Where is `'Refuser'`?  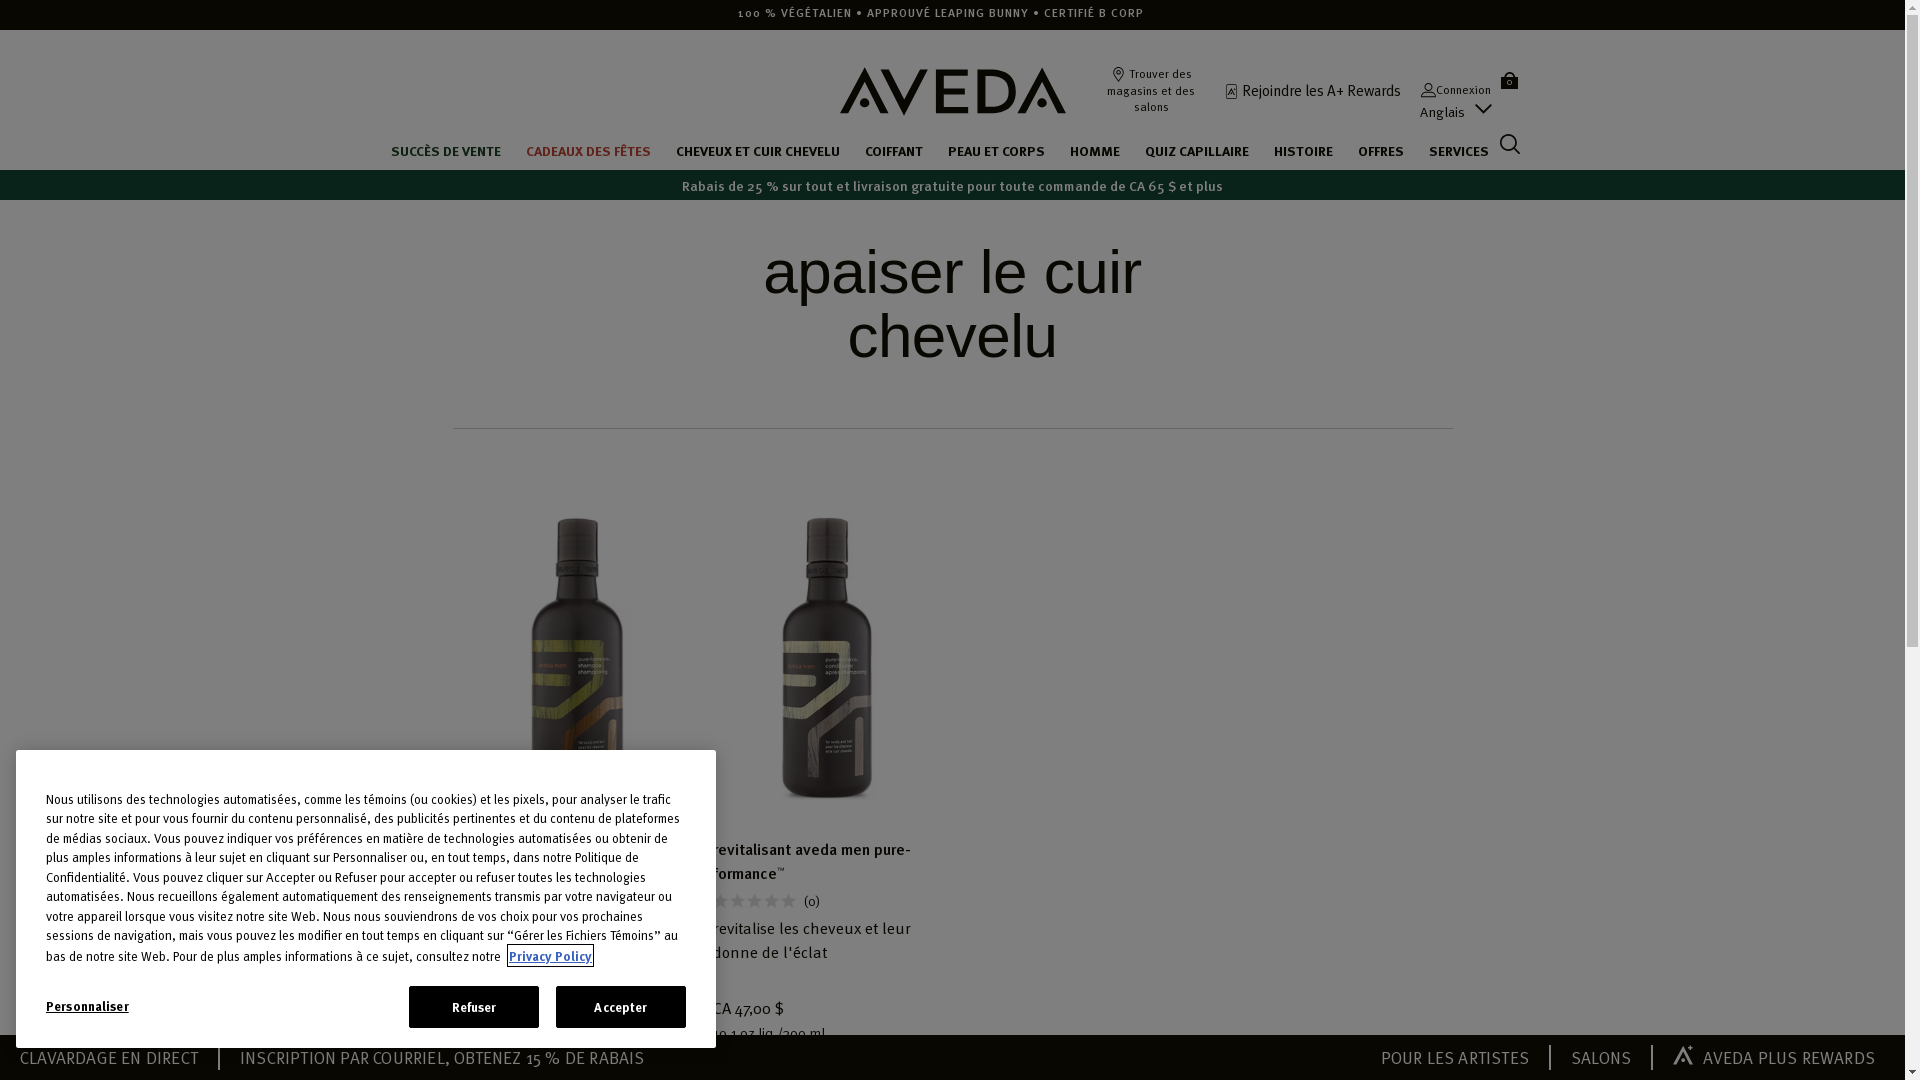 'Refuser' is located at coordinates (473, 1006).